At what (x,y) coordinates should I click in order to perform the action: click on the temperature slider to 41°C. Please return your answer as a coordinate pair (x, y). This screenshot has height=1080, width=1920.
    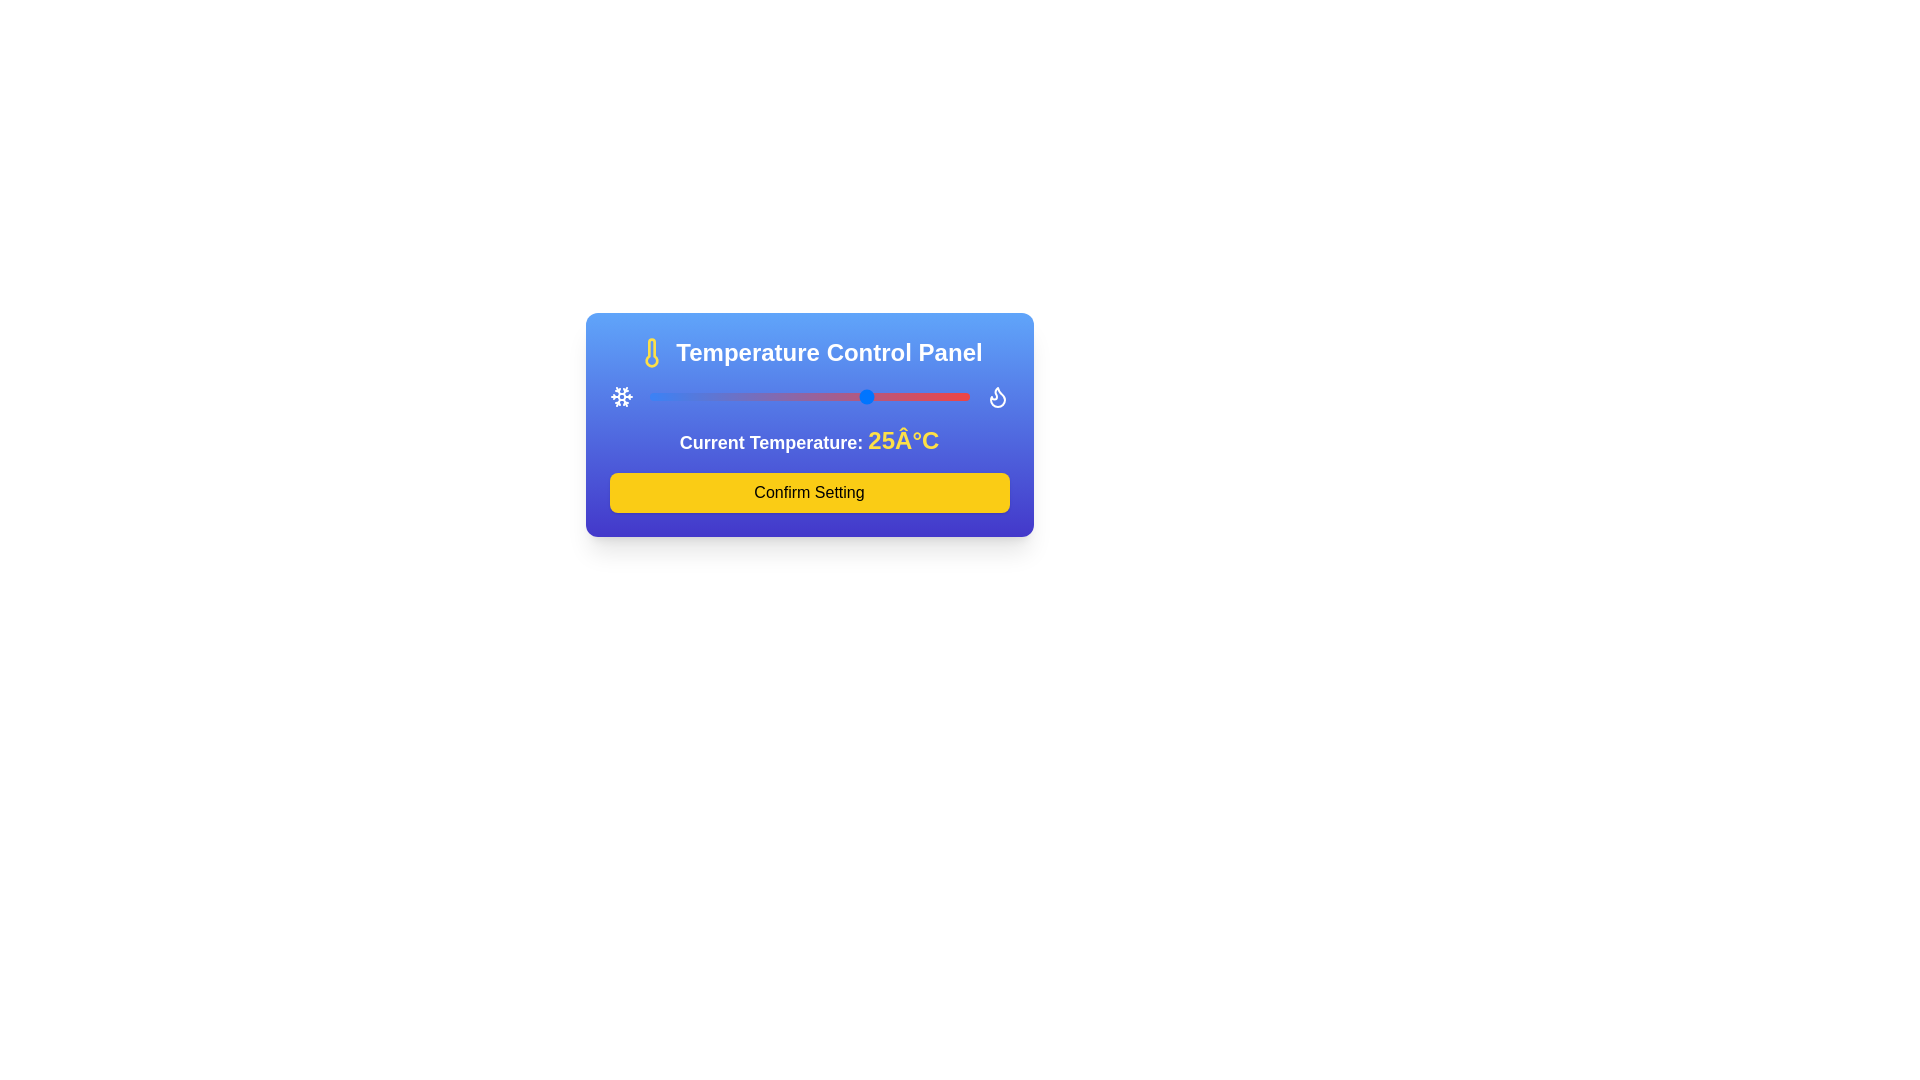
    Looking at the image, I should click on (932, 397).